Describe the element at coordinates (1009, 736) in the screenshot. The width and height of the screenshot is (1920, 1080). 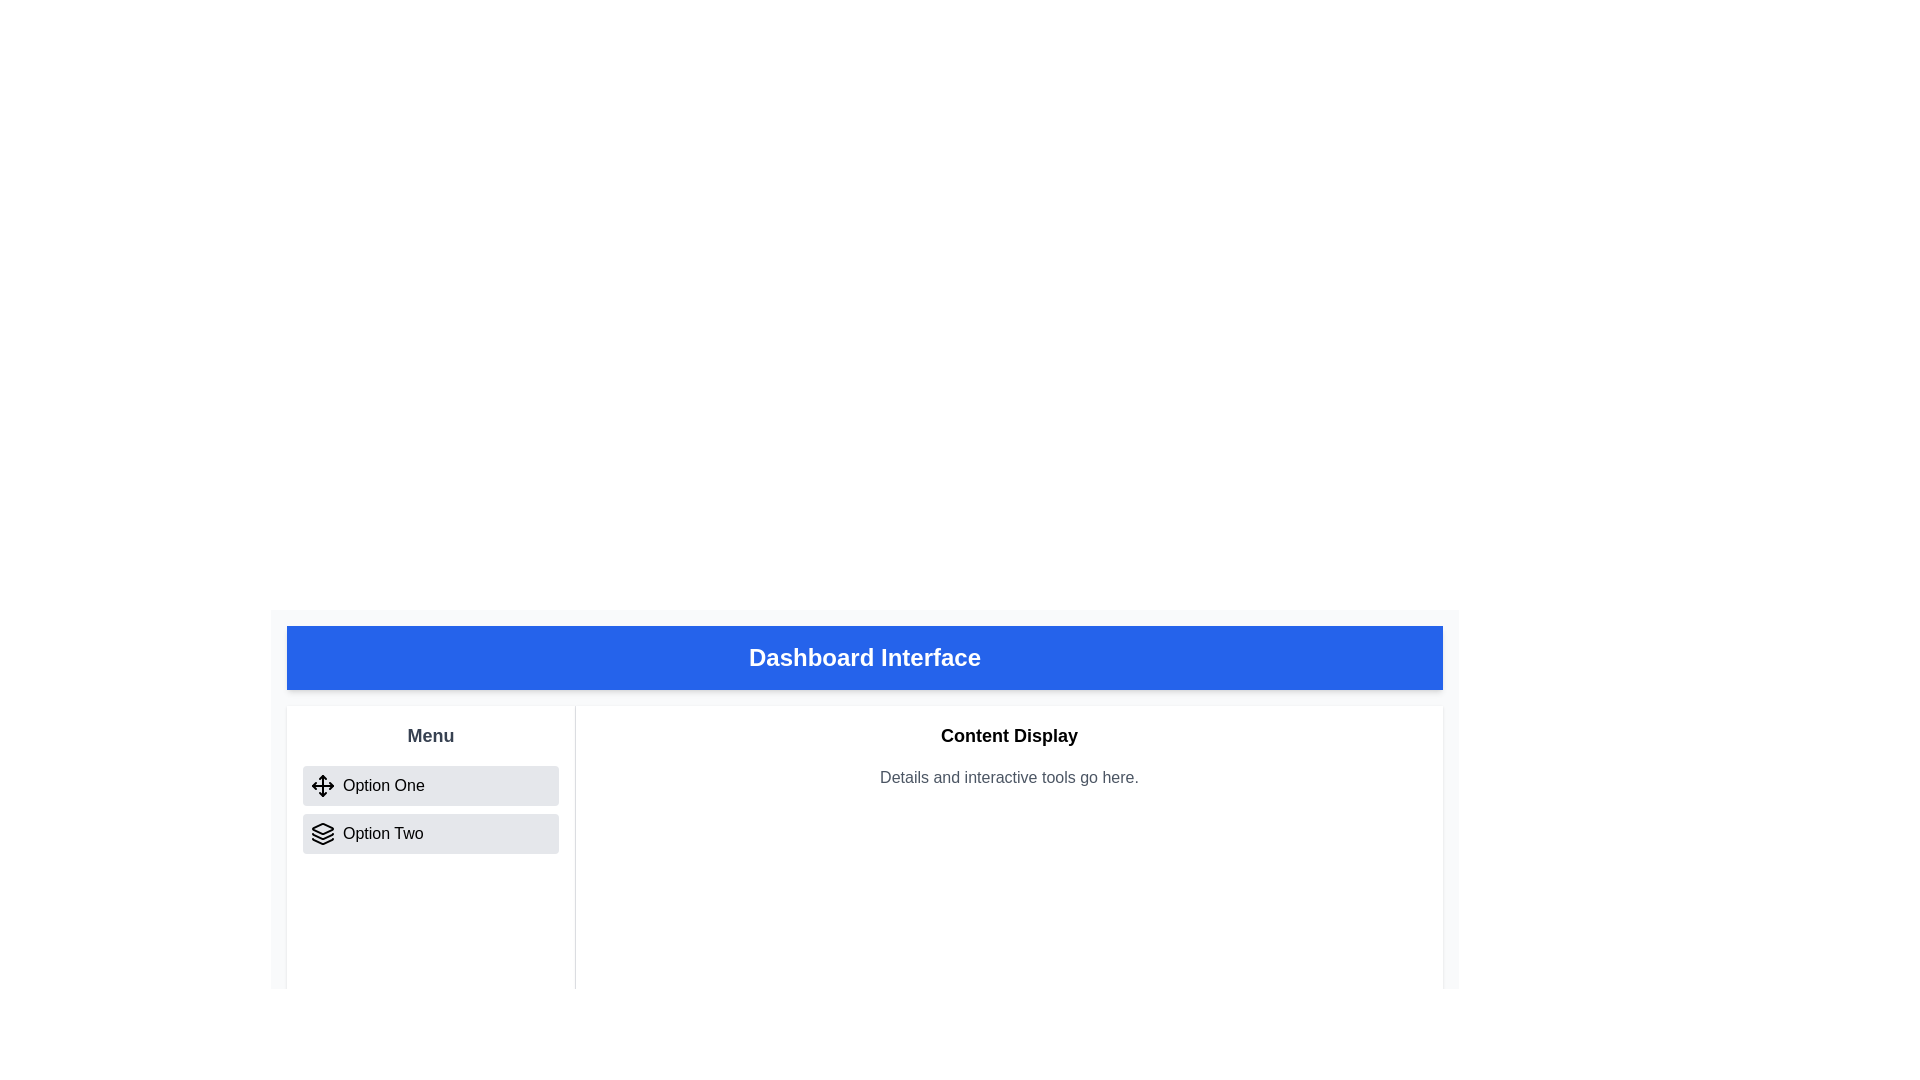
I see `the static text label that serves as a section title, positioned centrally below the blue header bar titled 'Dashboard Interface'` at that location.